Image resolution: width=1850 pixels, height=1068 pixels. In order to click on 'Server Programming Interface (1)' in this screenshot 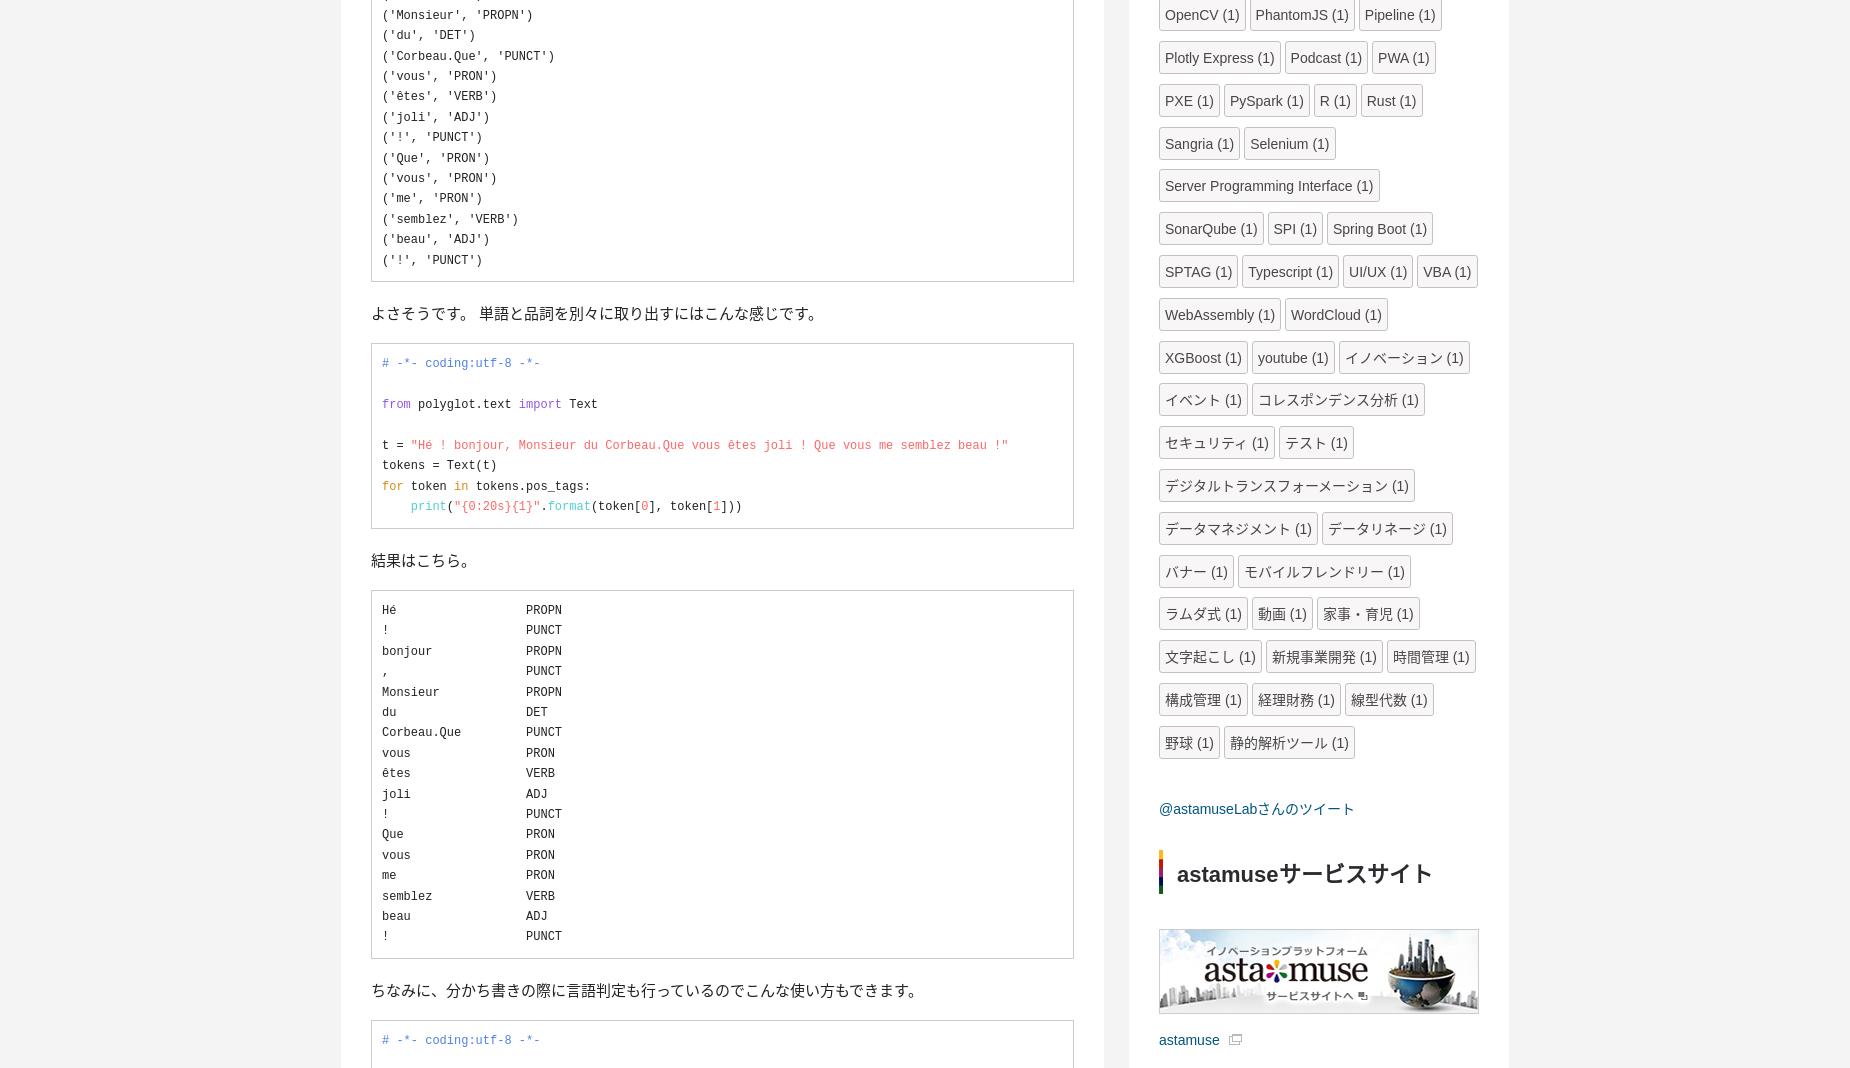, I will do `click(1163, 186)`.